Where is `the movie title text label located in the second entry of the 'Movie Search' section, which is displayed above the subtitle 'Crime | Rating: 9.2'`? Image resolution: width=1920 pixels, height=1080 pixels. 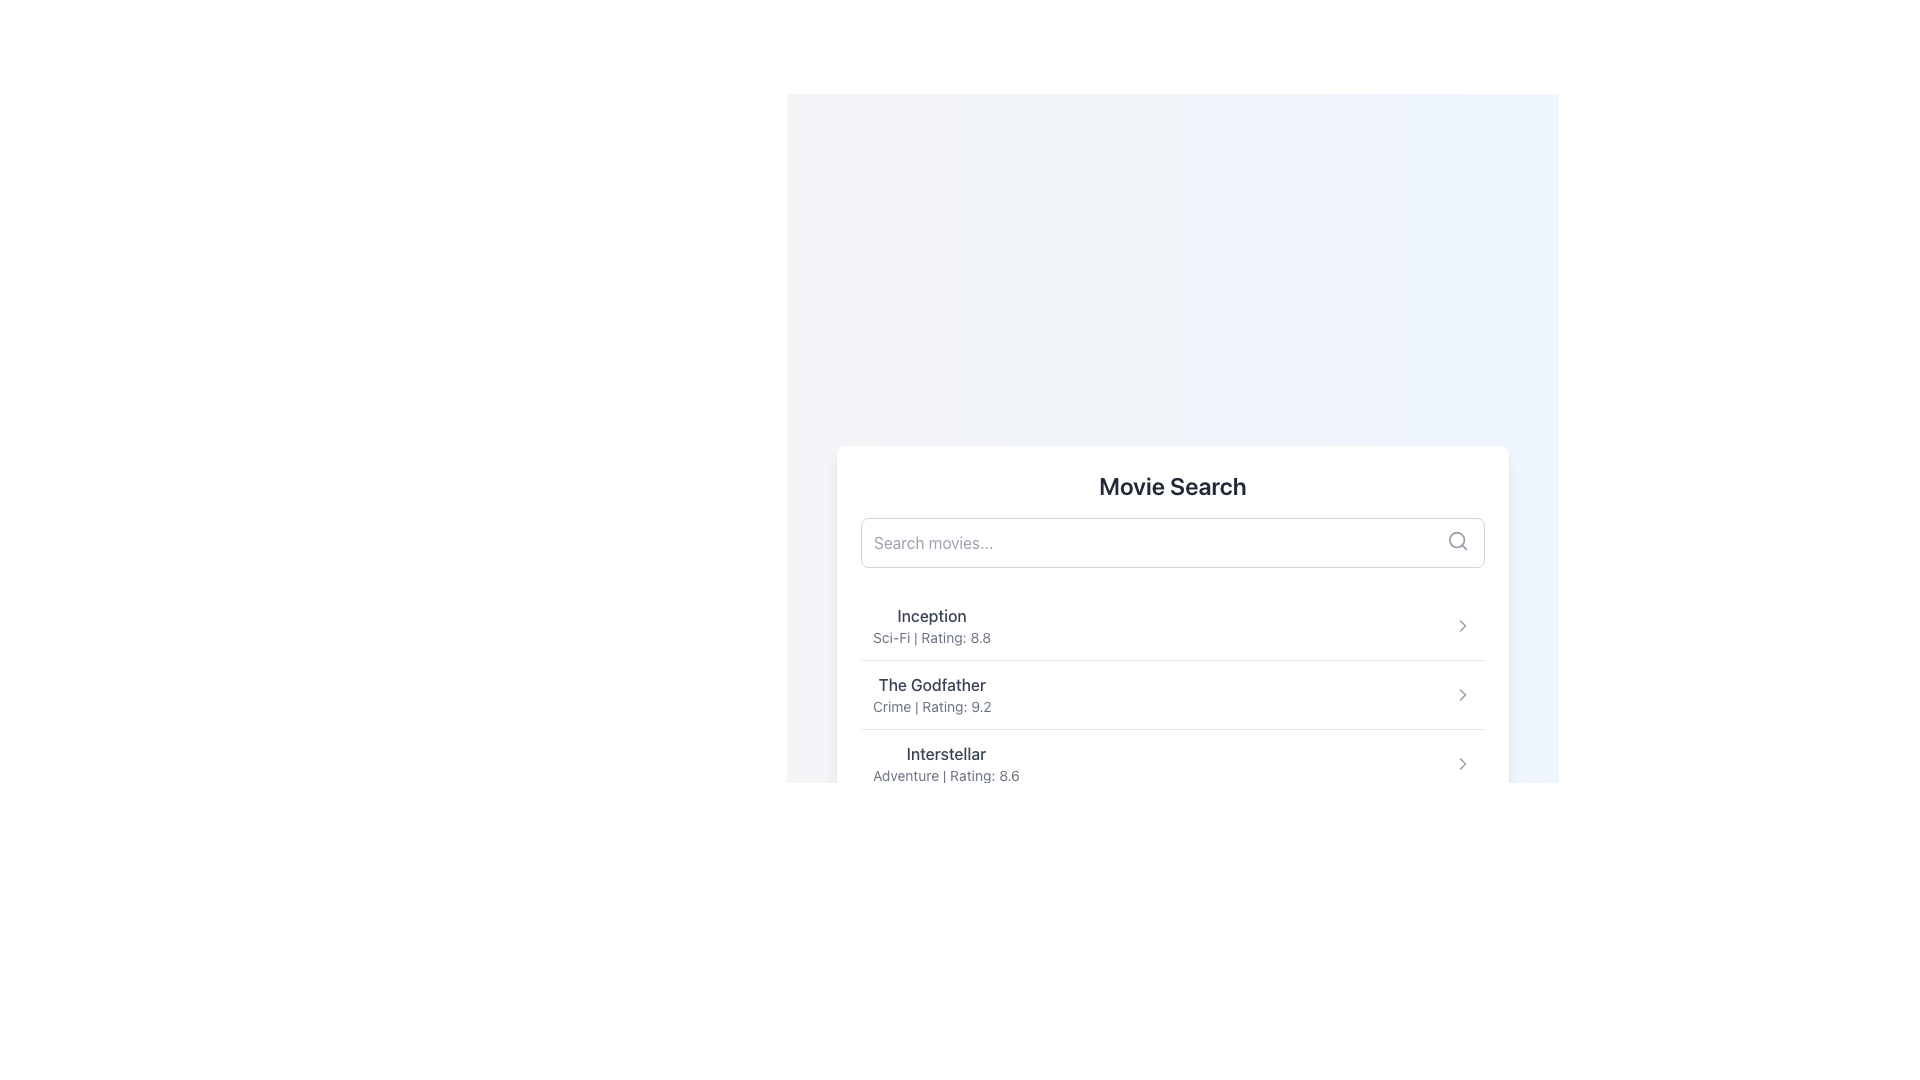 the movie title text label located in the second entry of the 'Movie Search' section, which is displayed above the subtitle 'Crime | Rating: 9.2' is located at coordinates (931, 684).